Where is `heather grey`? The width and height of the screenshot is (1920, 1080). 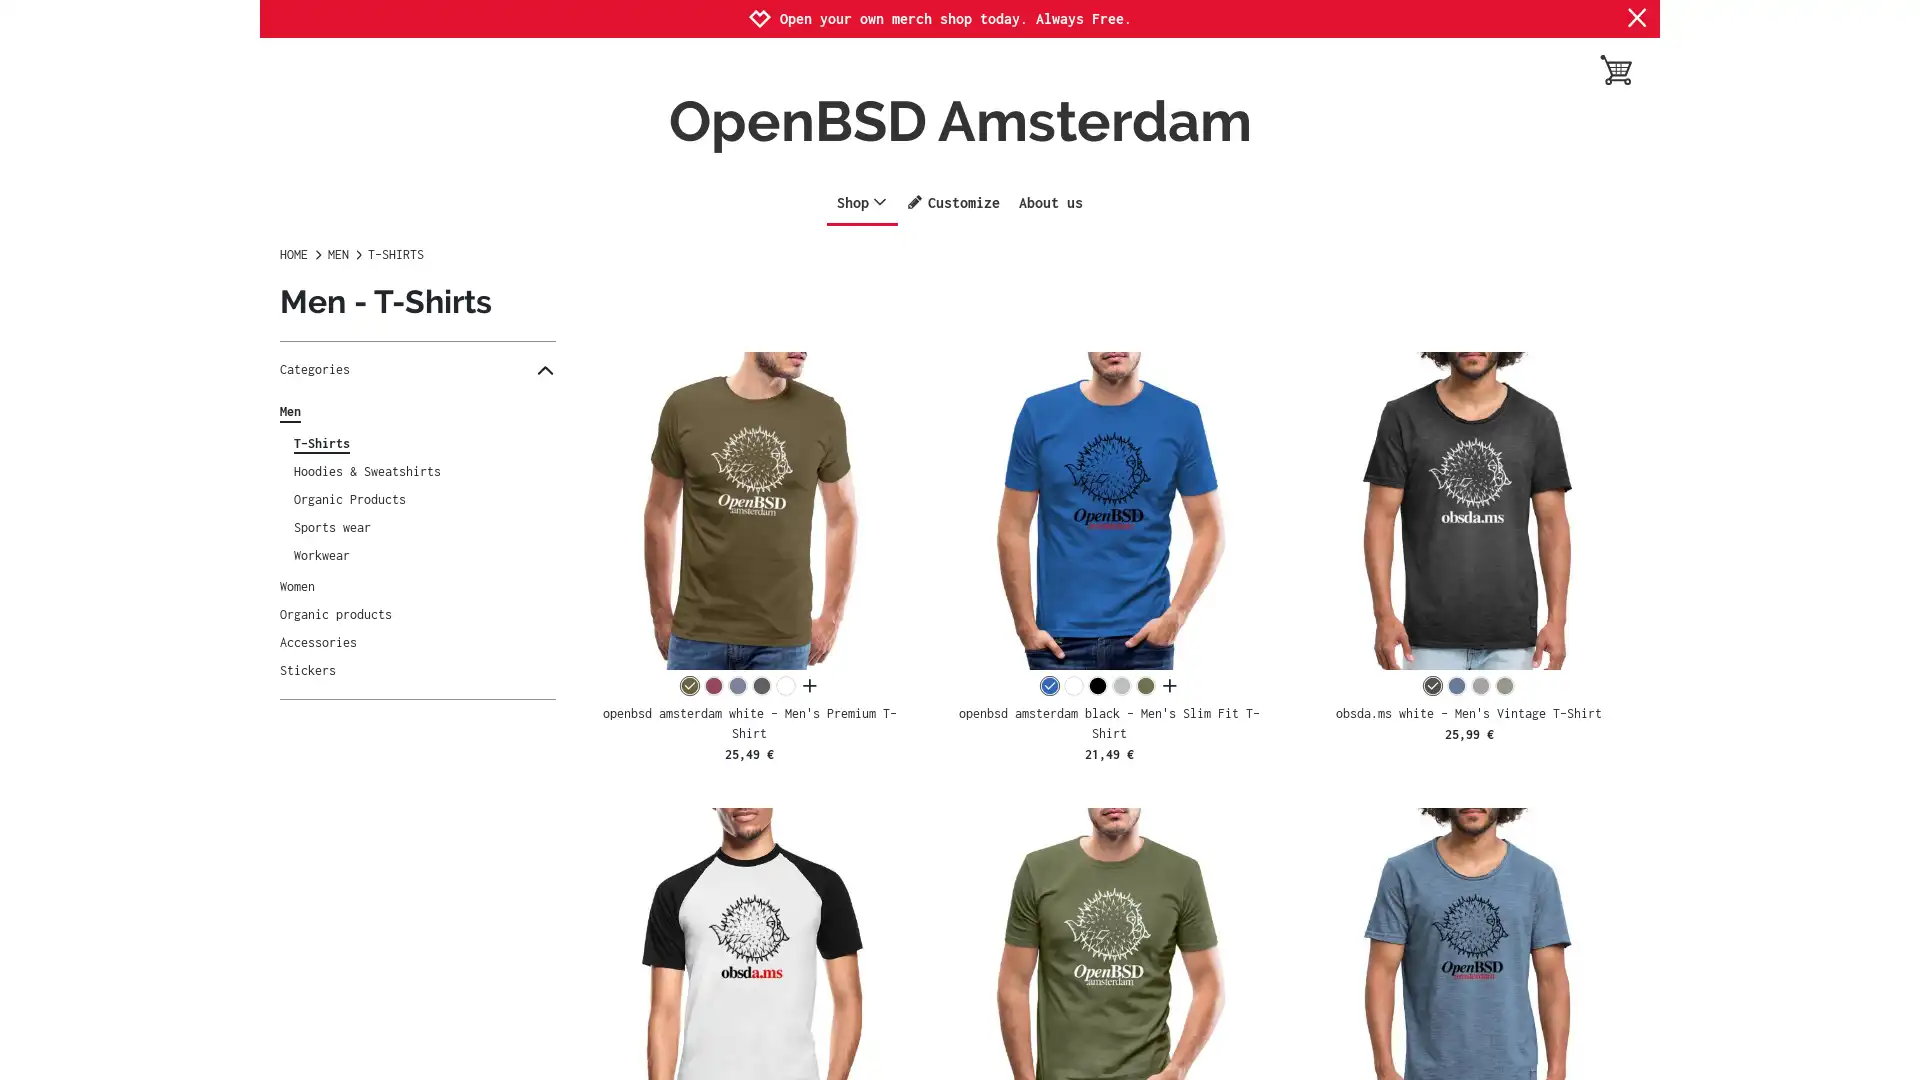 heather grey is located at coordinates (1121, 685).